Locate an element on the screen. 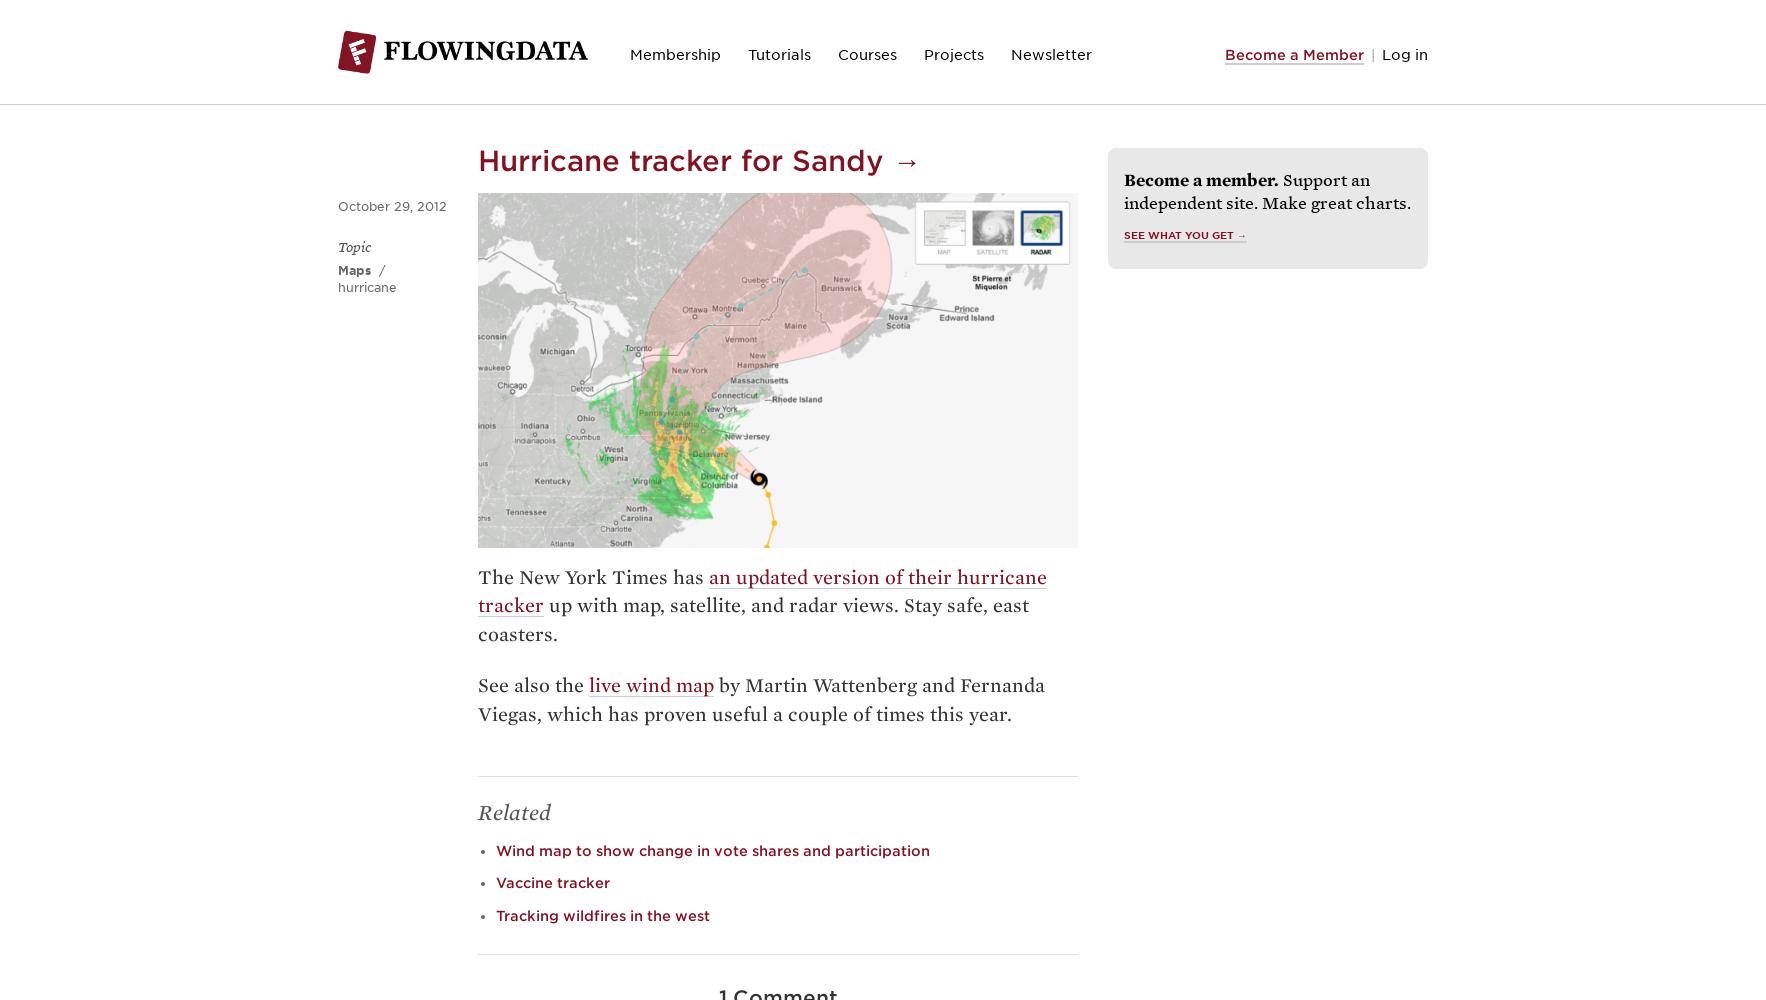  'hurricane' is located at coordinates (337, 287).